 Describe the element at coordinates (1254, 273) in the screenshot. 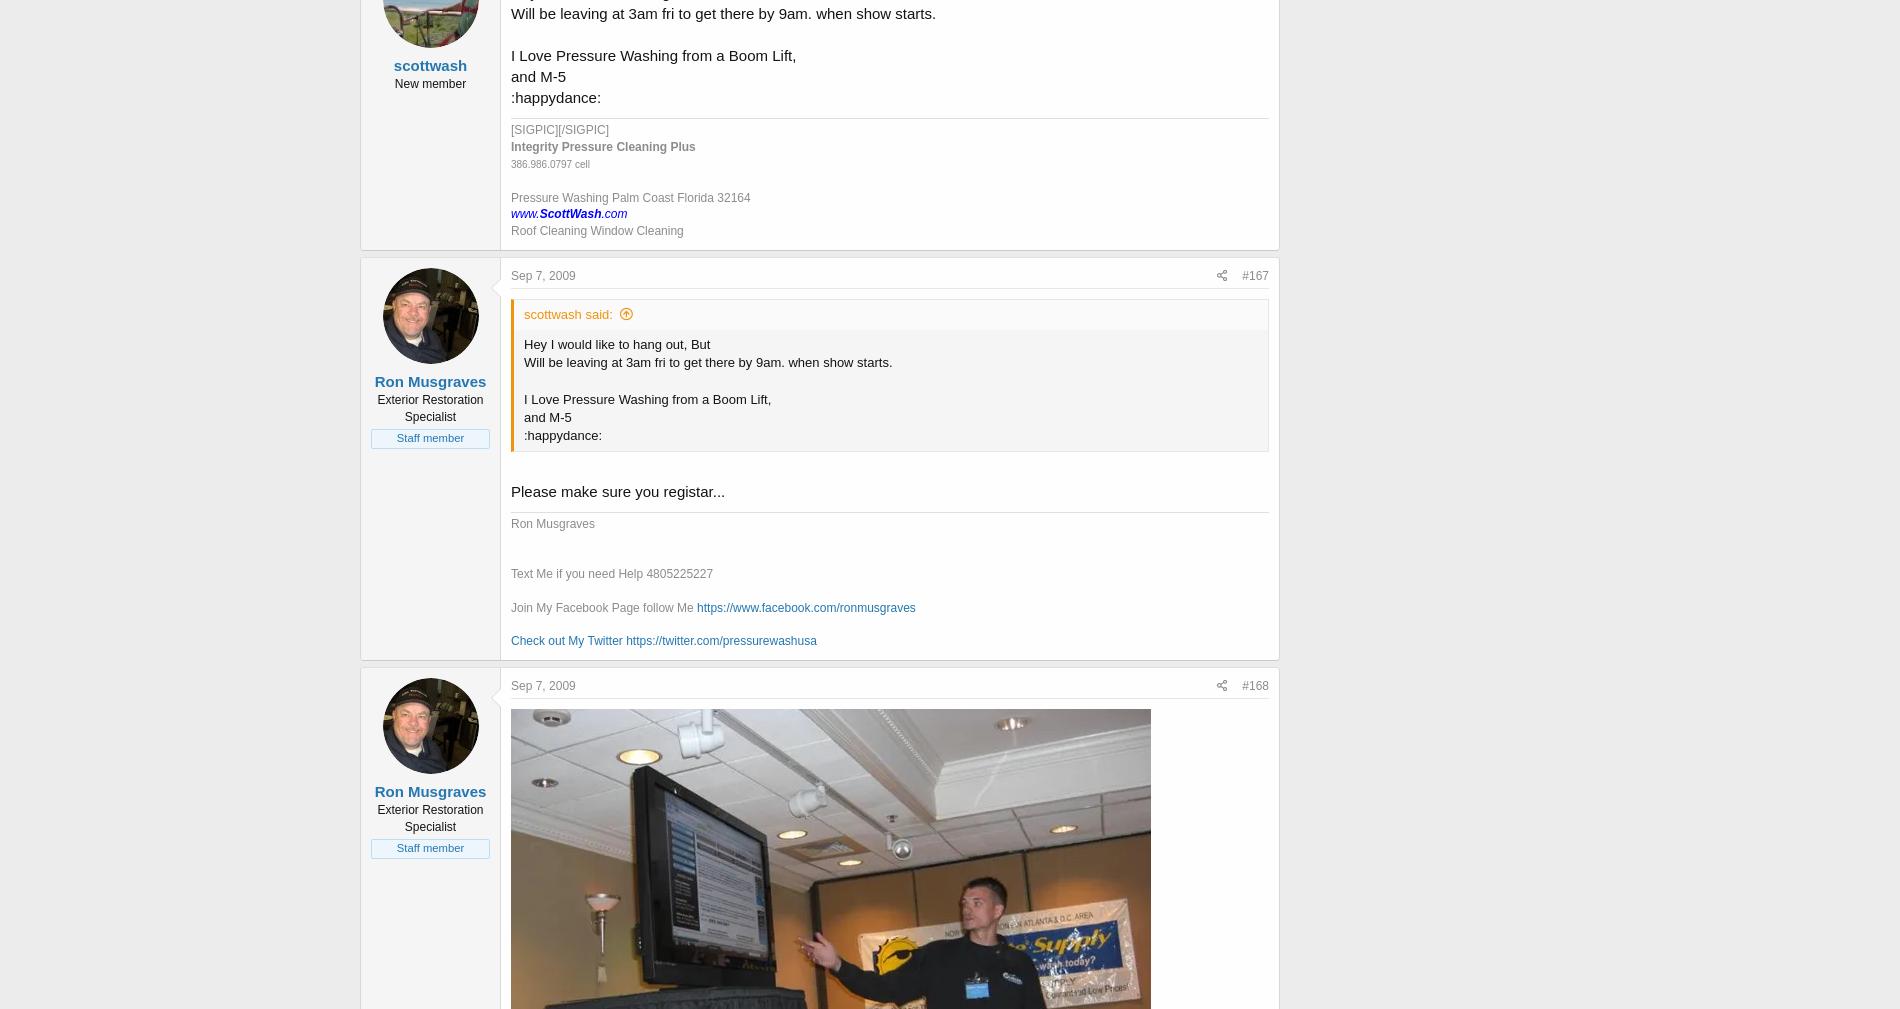

I see `'#167'` at that location.